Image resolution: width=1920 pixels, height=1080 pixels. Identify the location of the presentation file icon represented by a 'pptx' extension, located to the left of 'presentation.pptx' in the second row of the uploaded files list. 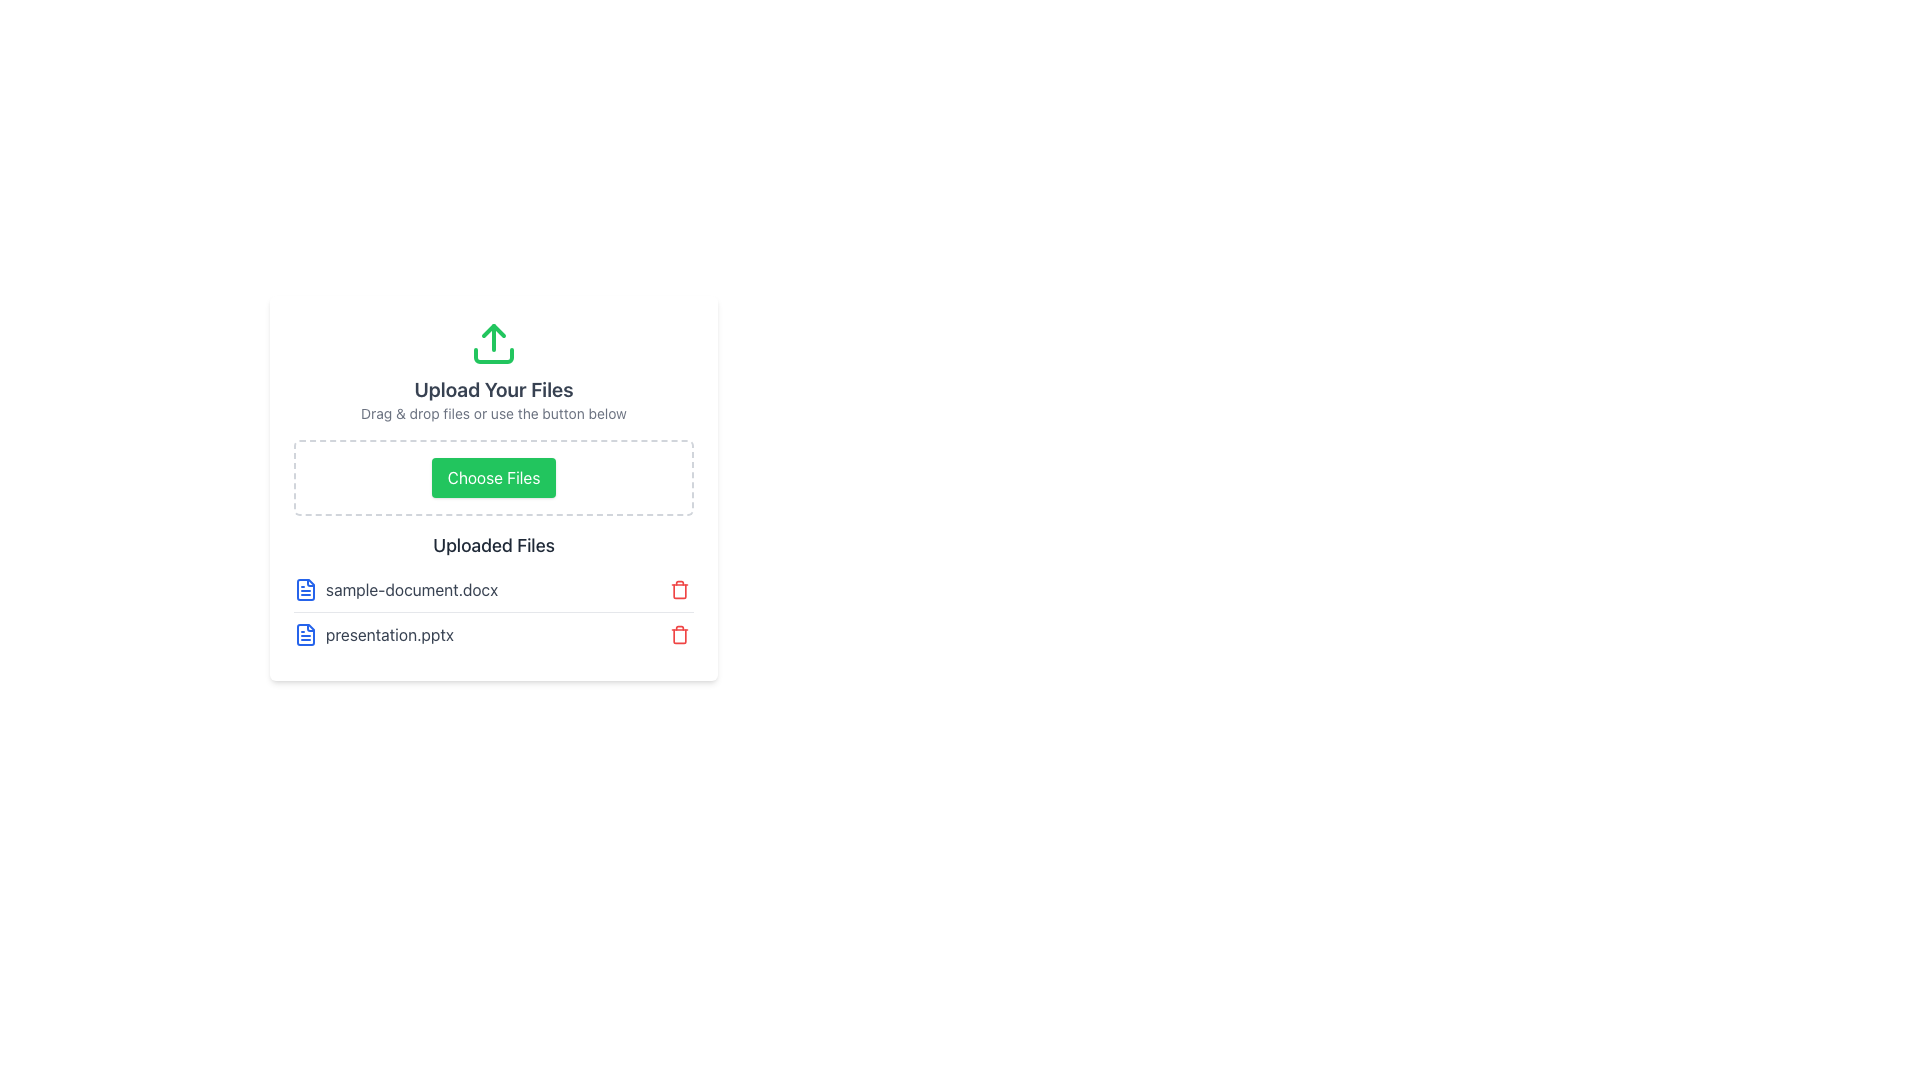
(305, 635).